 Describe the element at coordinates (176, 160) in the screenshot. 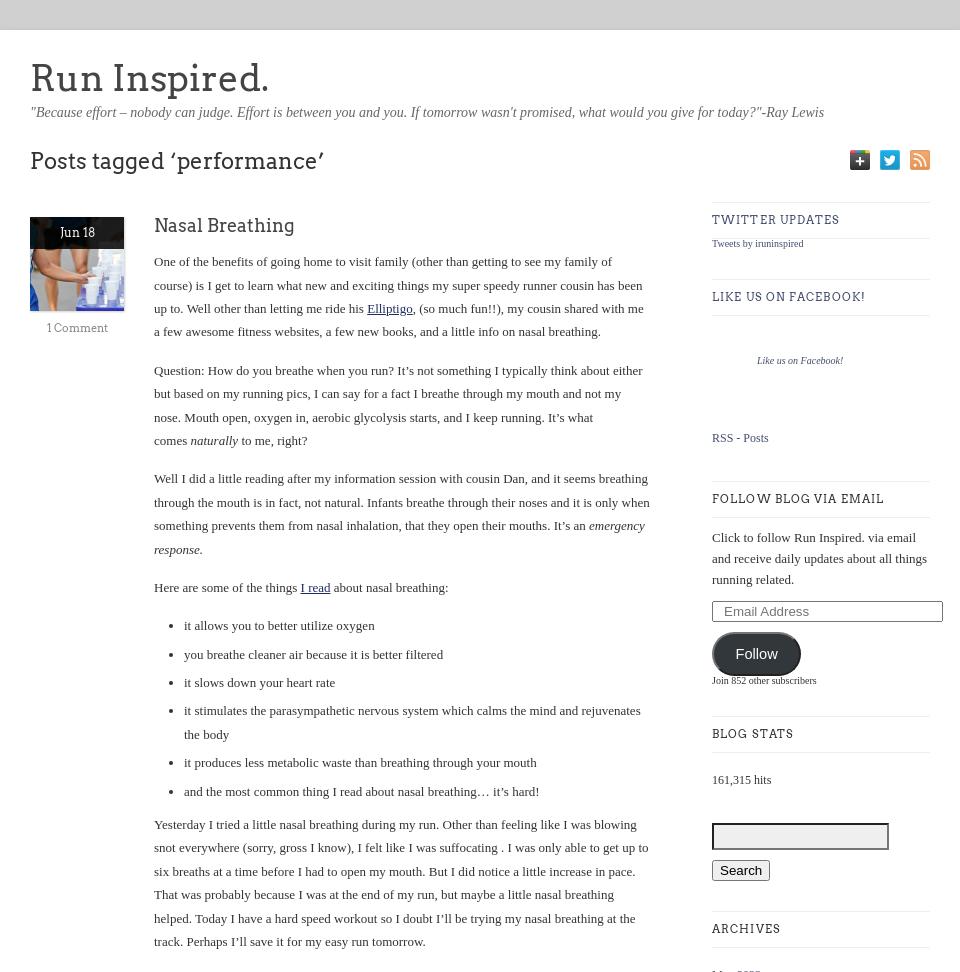

I see `'Posts tagged ‘performance’'` at that location.